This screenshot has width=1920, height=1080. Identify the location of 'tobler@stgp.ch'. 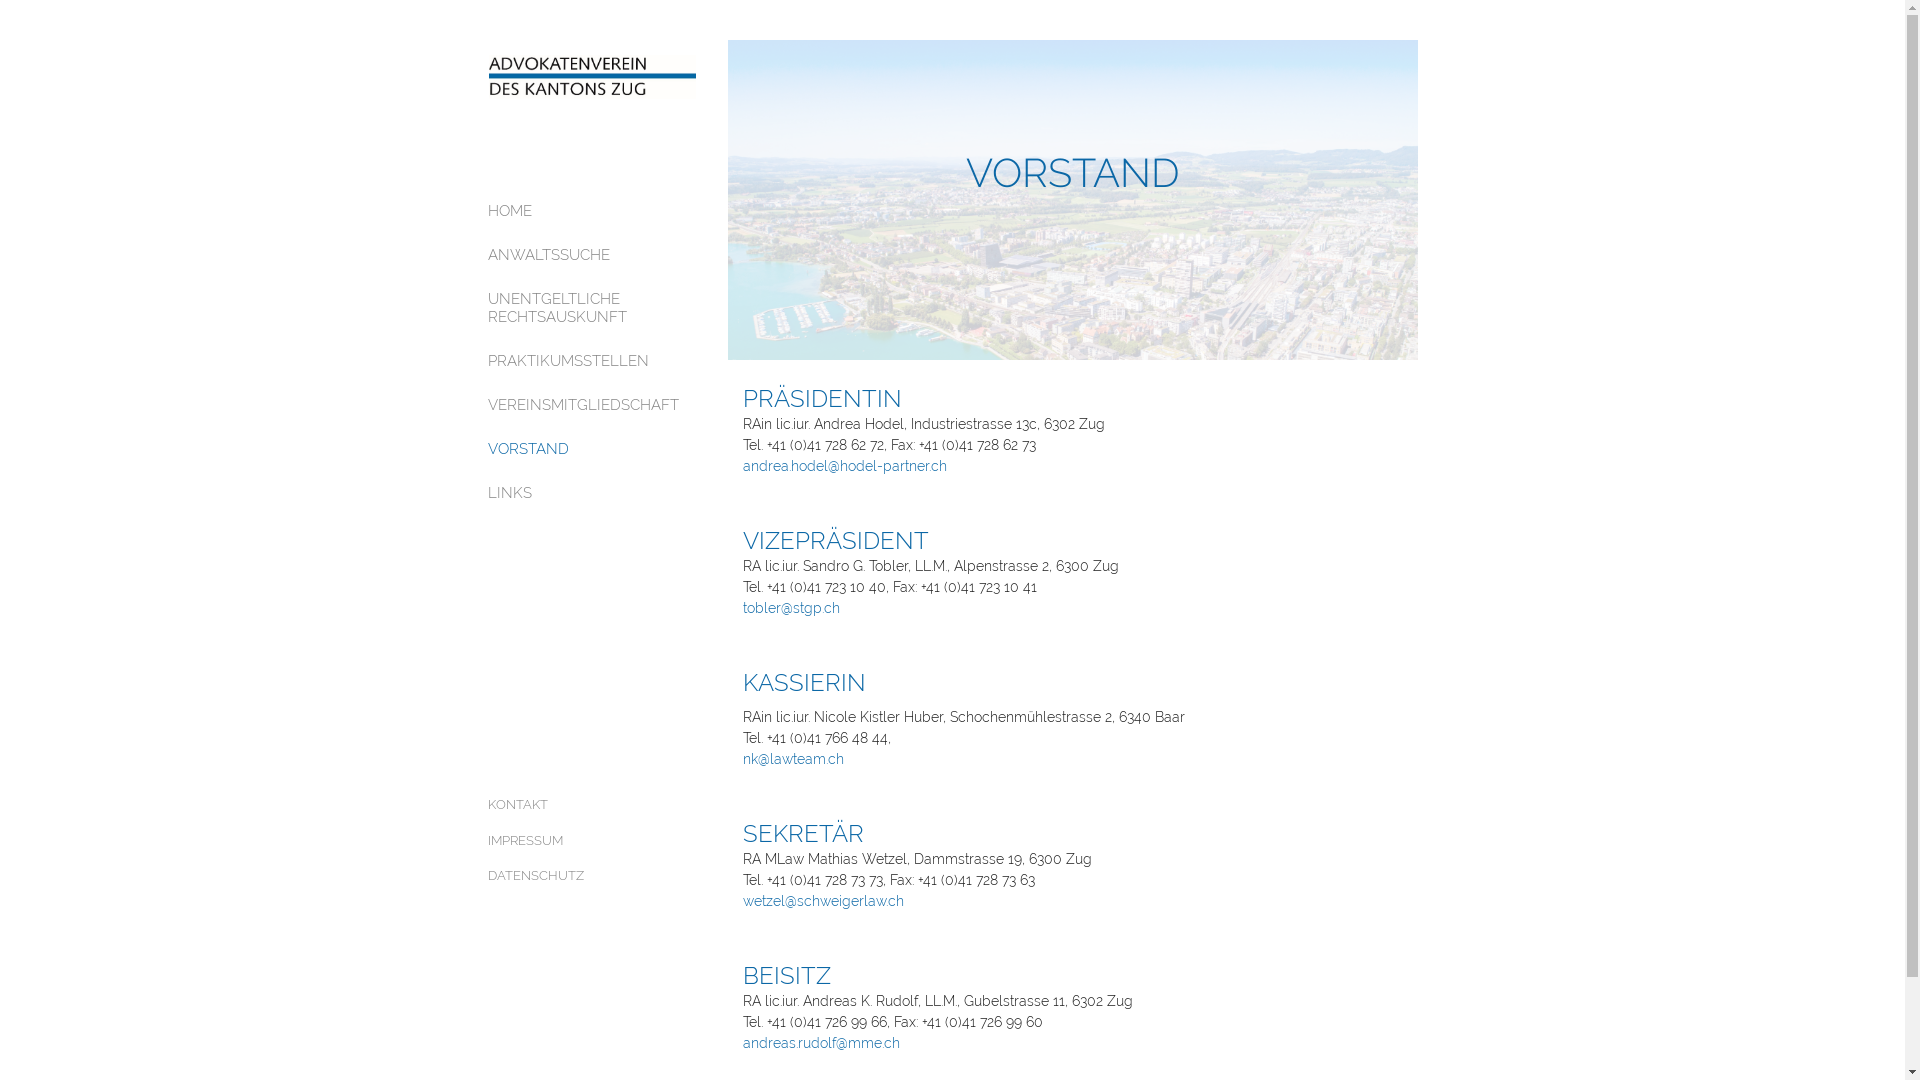
(789, 607).